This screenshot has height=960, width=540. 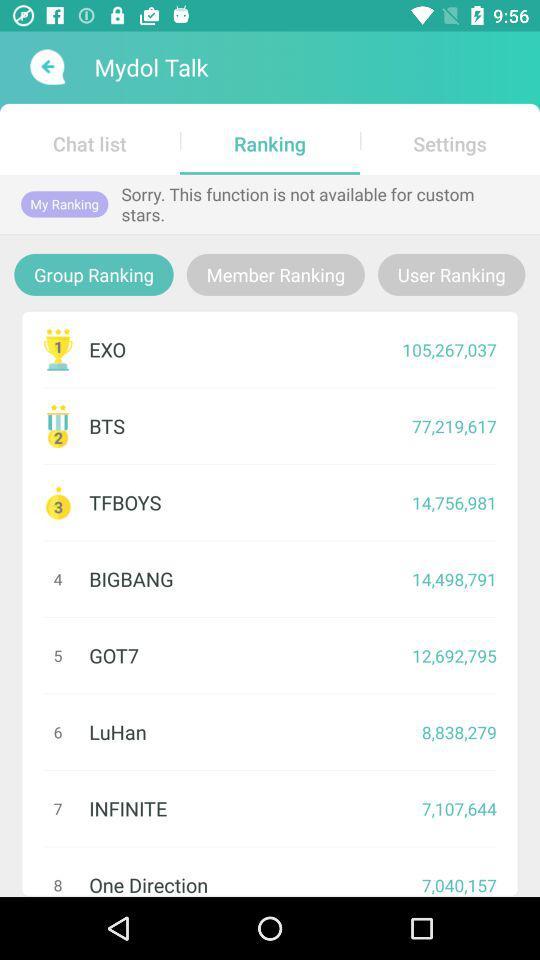 I want to click on the arrow_backward icon, so click(x=45, y=67).